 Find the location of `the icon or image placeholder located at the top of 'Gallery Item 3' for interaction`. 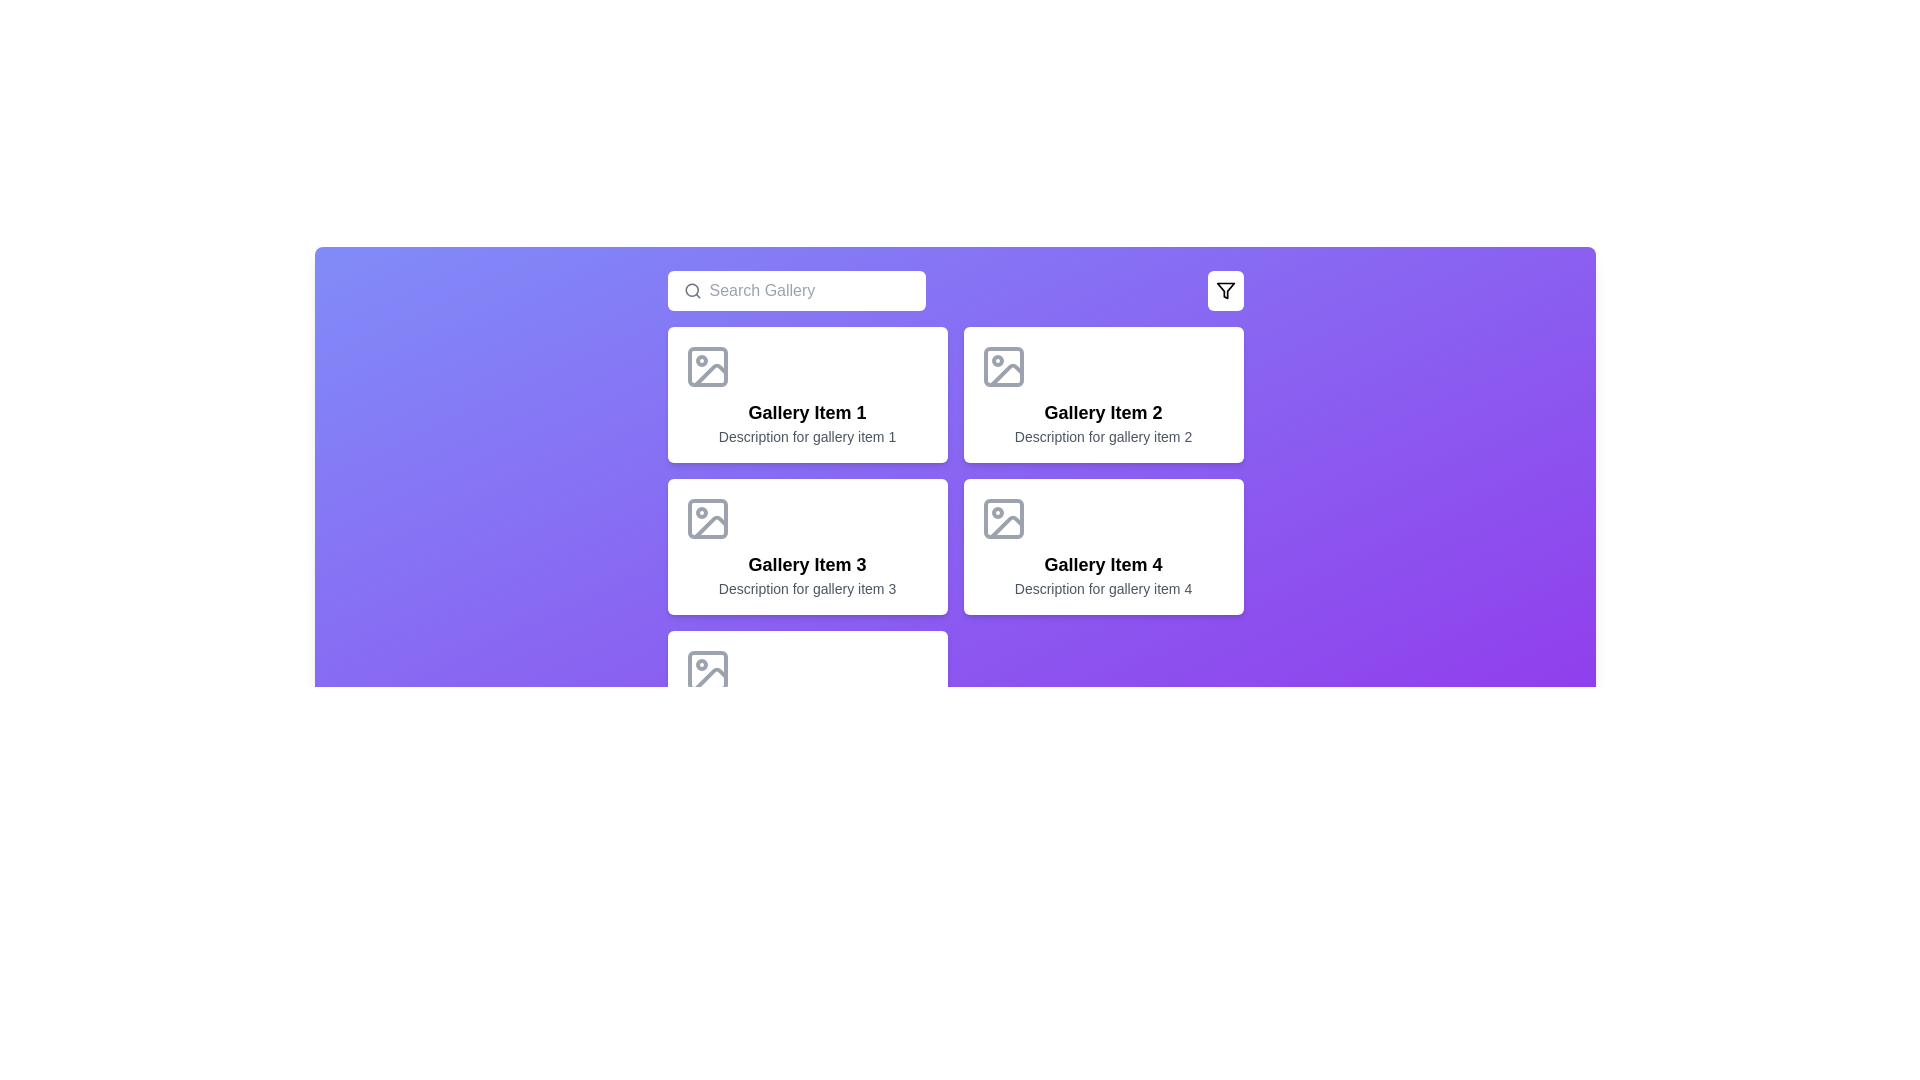

the icon or image placeholder located at the top of 'Gallery Item 3' for interaction is located at coordinates (707, 518).